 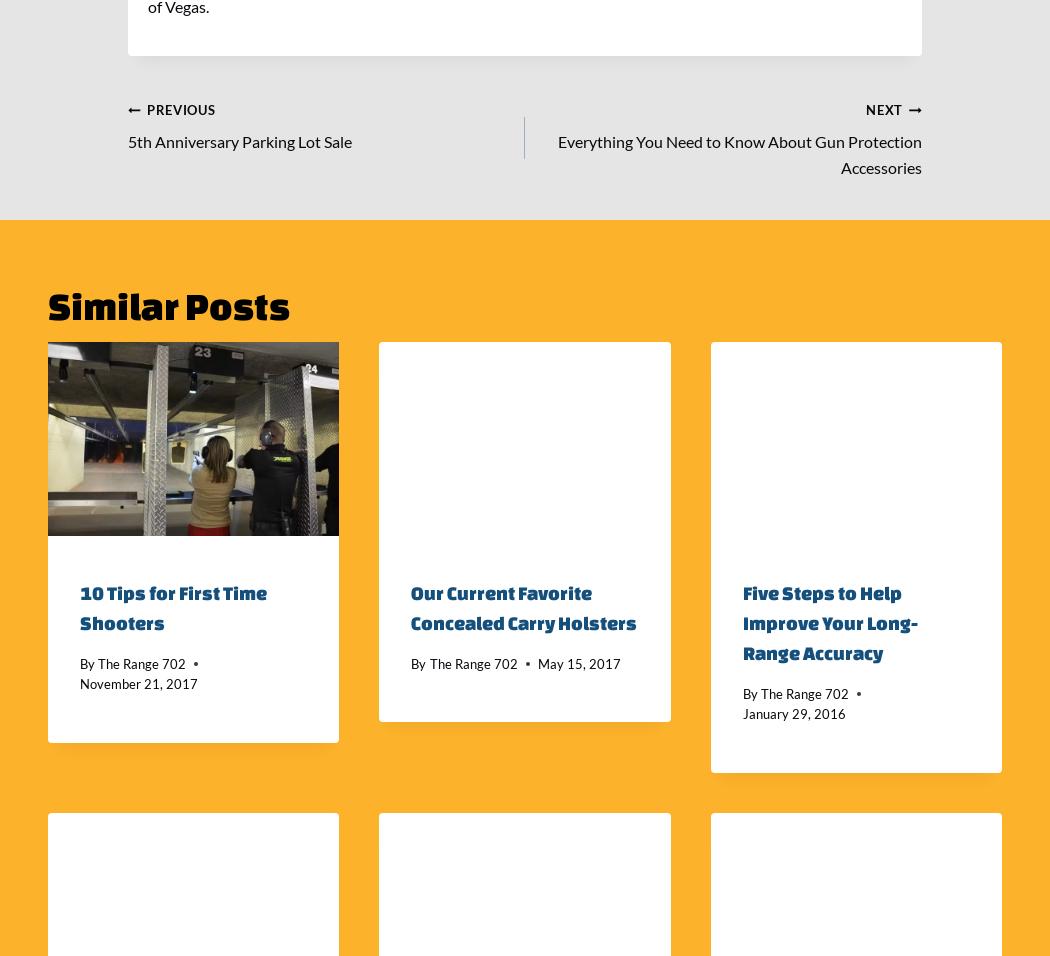 What do you see at coordinates (741, 714) in the screenshot?
I see `'January 29, 2016'` at bounding box center [741, 714].